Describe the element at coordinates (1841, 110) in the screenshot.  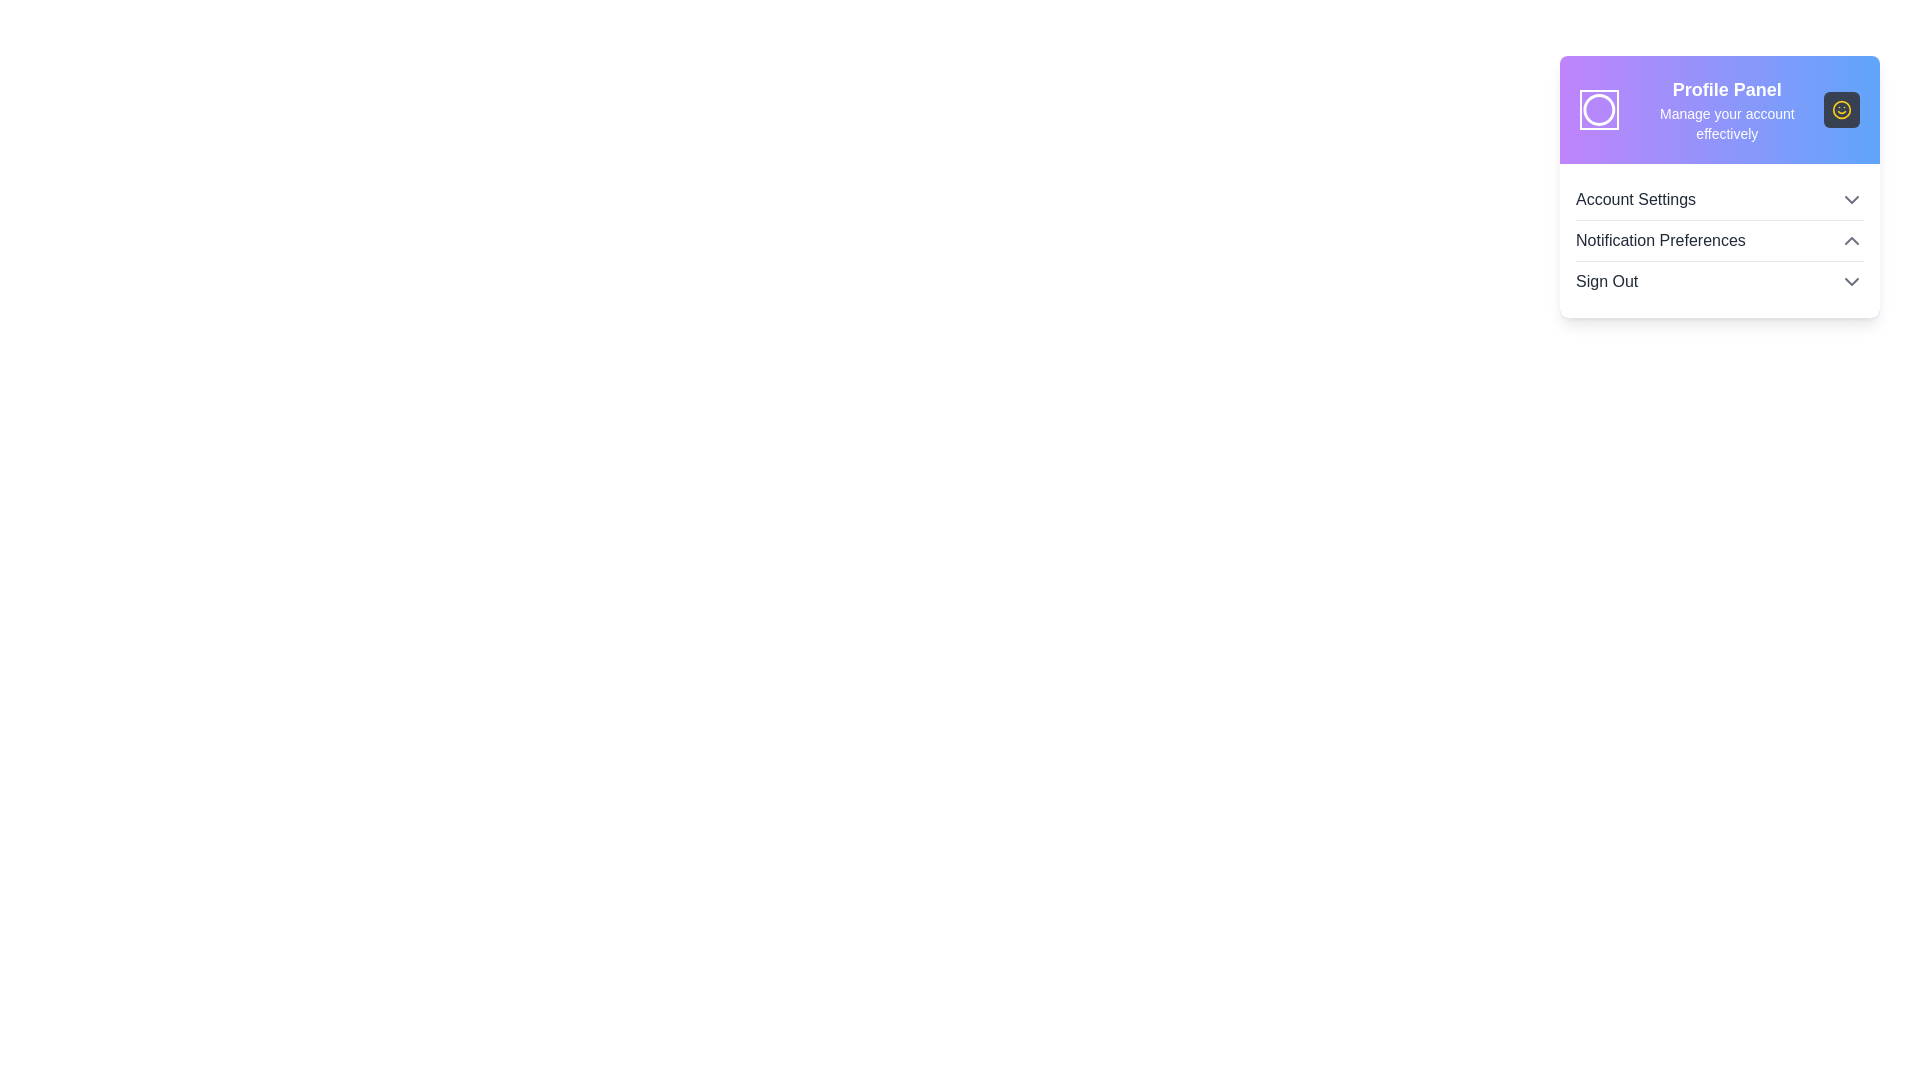
I see `the circular yellow smiling face button located on the right side of the 'Profile Panel Manage your account effectively' text within the purple header section of the profile panel to change its color` at that location.